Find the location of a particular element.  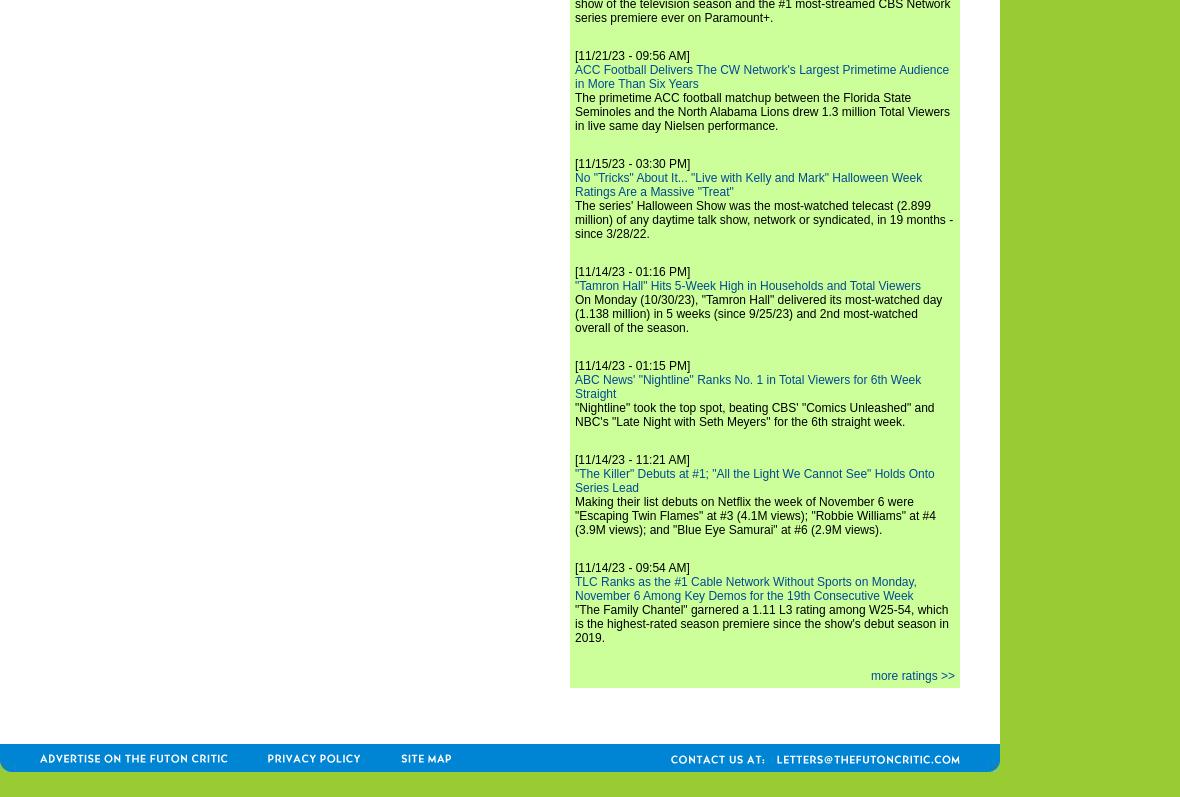

'ACC Football Delivers The CW Network's Largest Primetime Audience in More Than Six Years' is located at coordinates (762, 75).